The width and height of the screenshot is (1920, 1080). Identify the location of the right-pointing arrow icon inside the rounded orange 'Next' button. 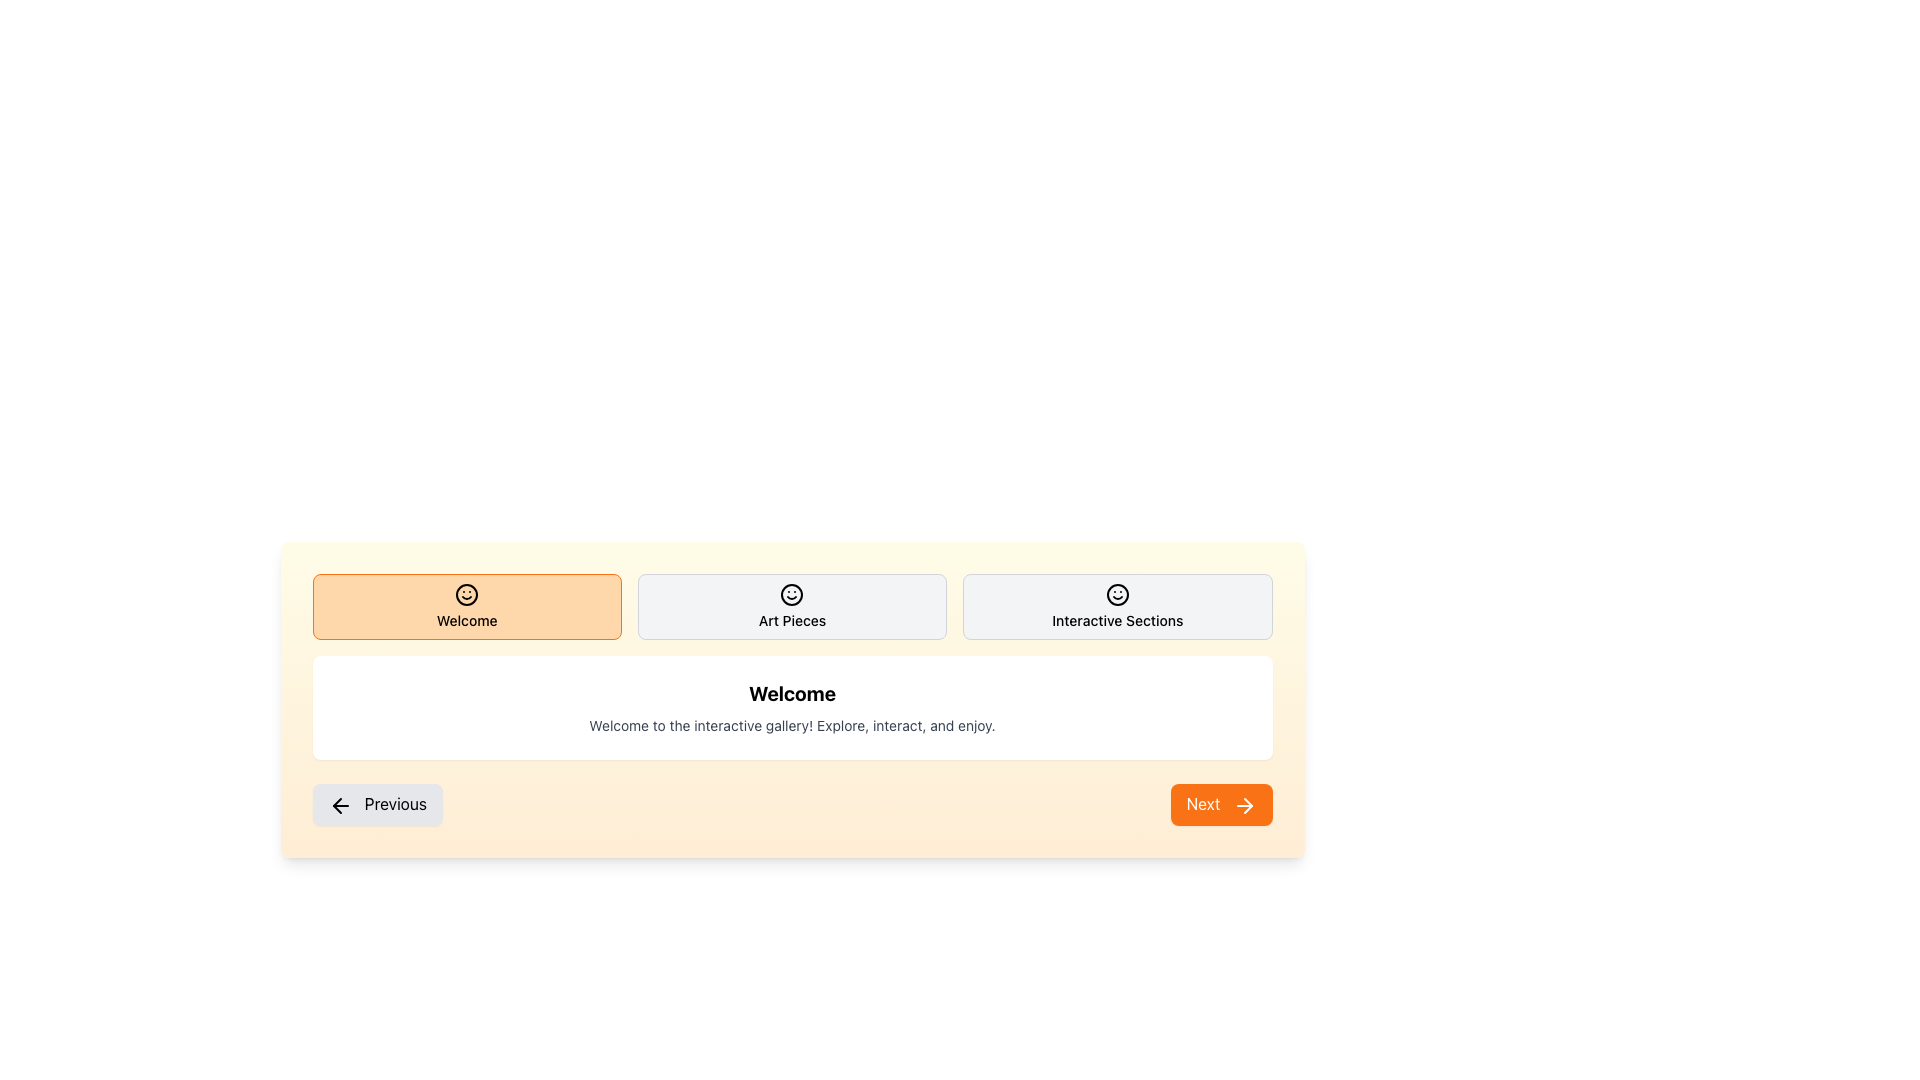
(1243, 804).